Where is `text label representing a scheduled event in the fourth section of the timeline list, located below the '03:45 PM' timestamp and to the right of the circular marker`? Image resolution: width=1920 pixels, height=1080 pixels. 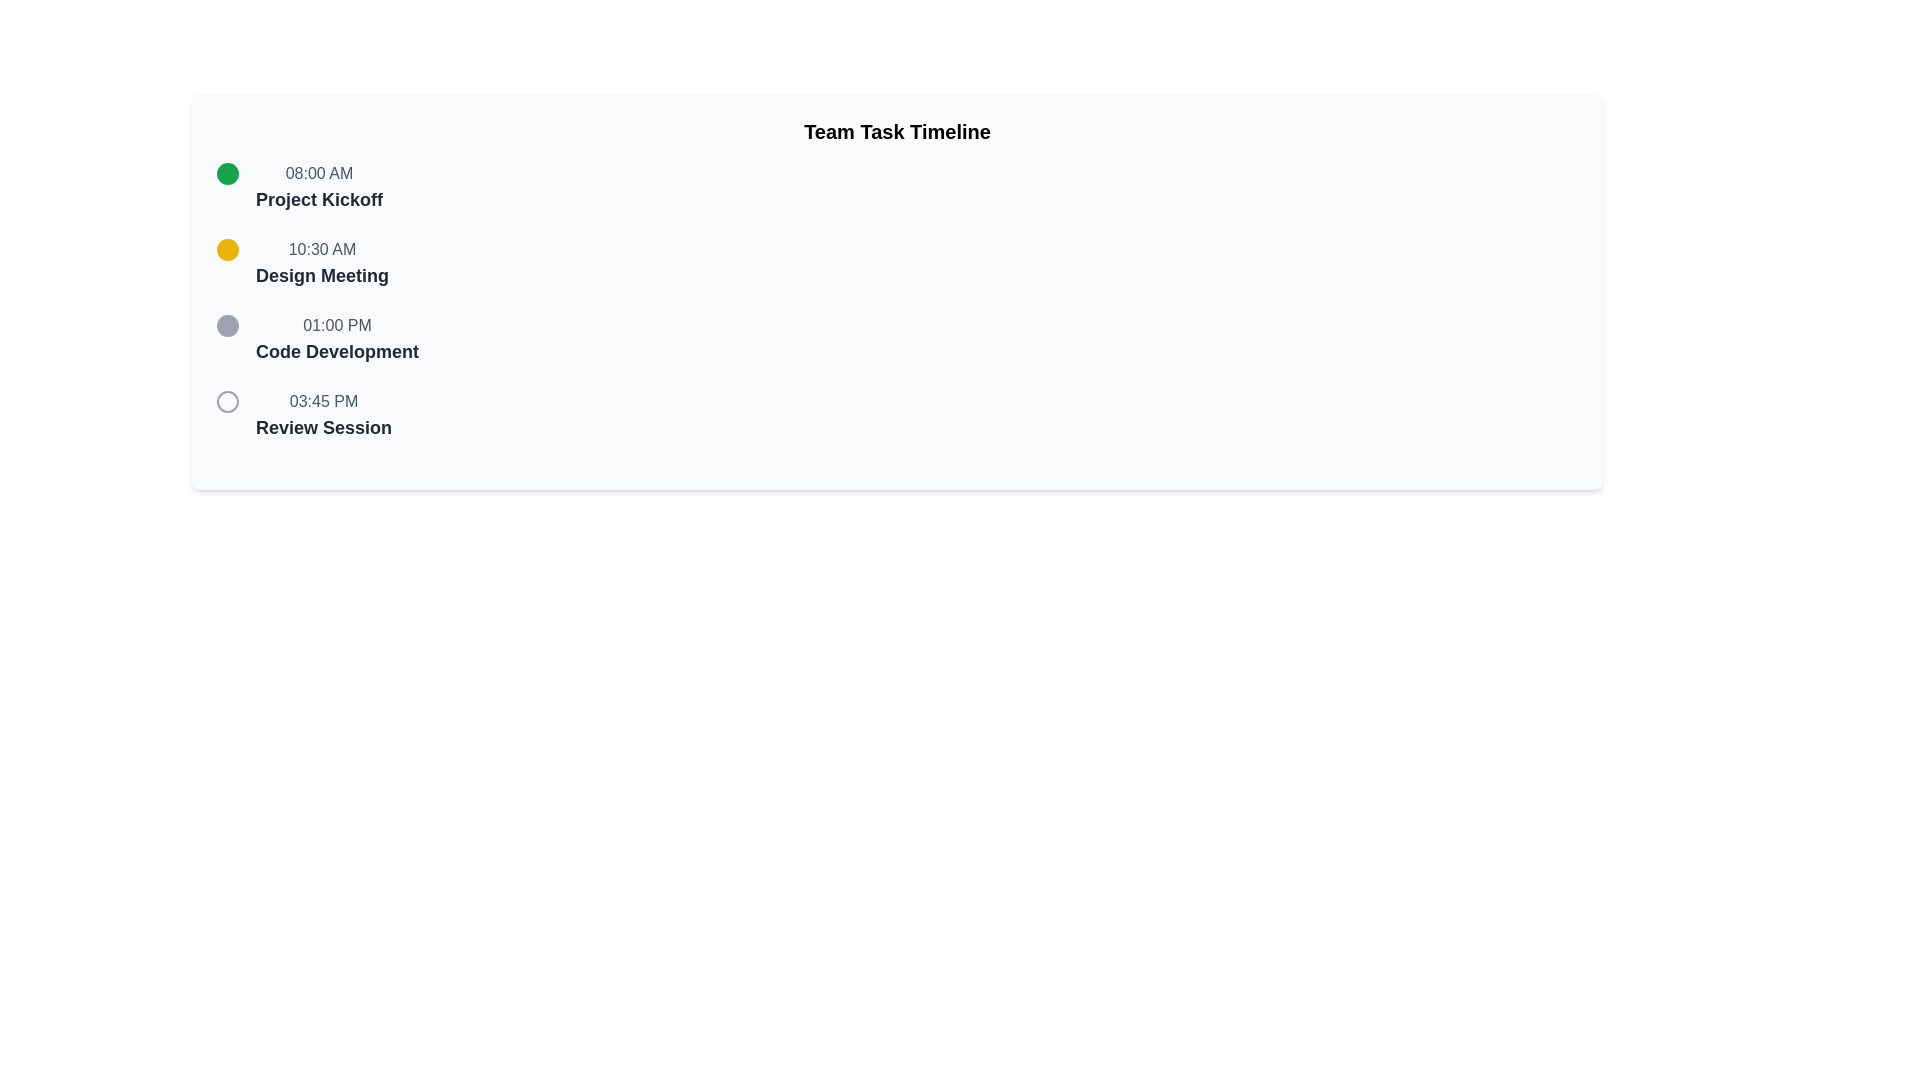
text label representing a scheduled event in the fourth section of the timeline list, located below the '03:45 PM' timestamp and to the right of the circular marker is located at coordinates (324, 427).